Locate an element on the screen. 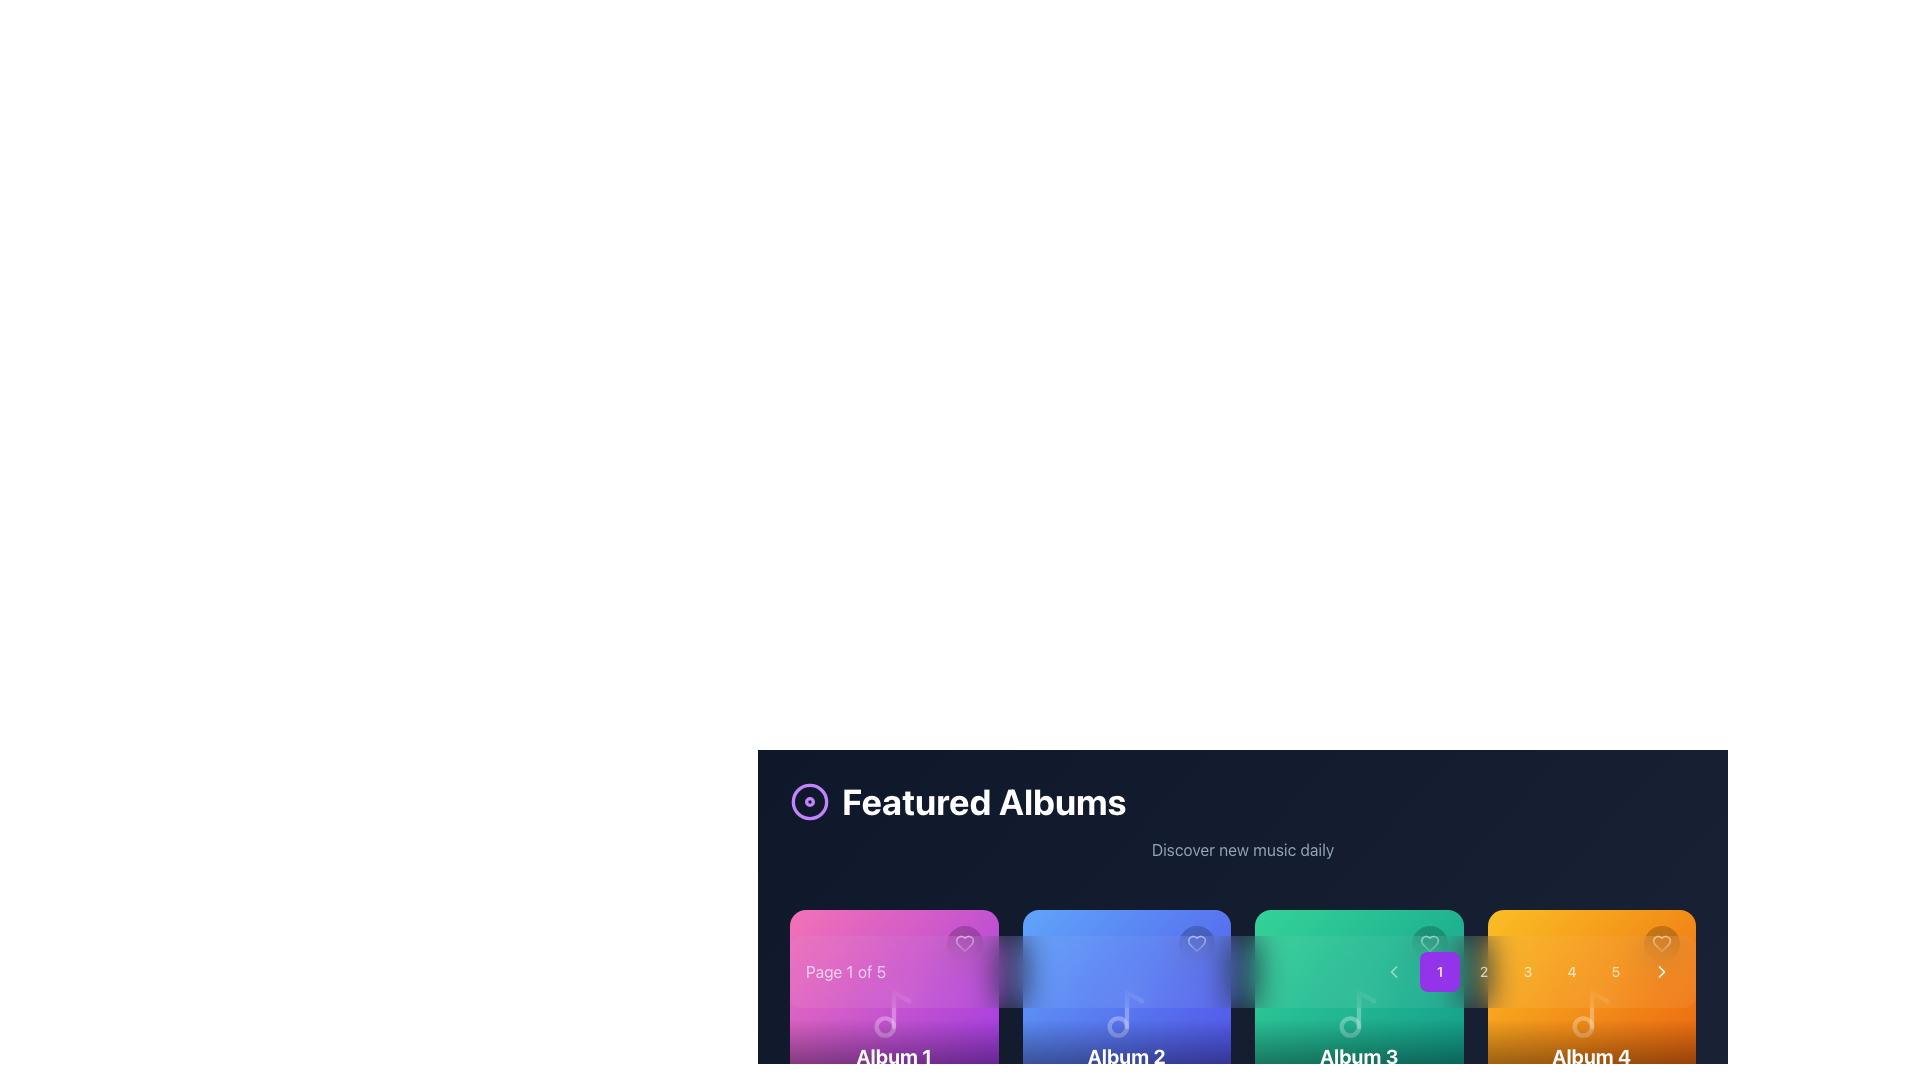  the 'like' or 'favorite' icon located in the top-right corner of the first album card in the 'Featured Albums' section is located at coordinates (964, 944).